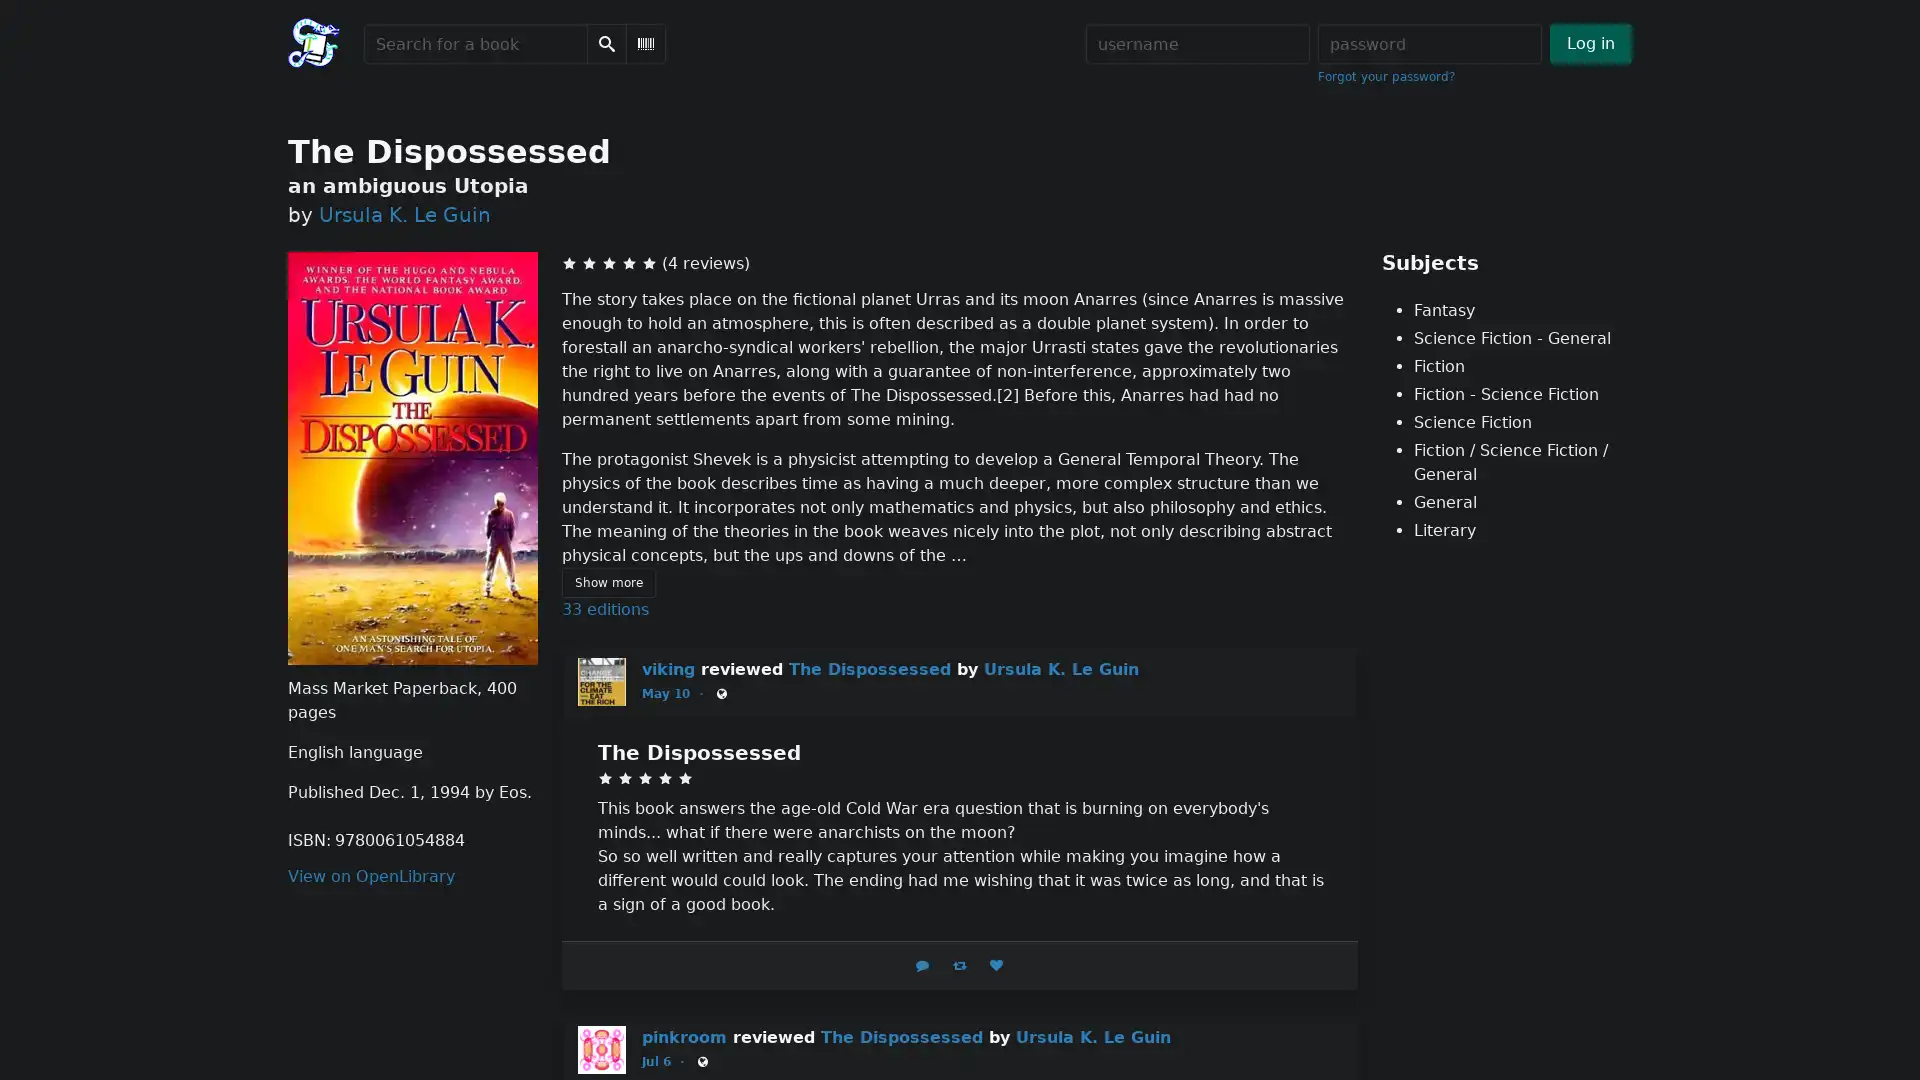 This screenshot has height=1080, width=1920. What do you see at coordinates (1589, 43) in the screenshot?
I see `Log in` at bounding box center [1589, 43].